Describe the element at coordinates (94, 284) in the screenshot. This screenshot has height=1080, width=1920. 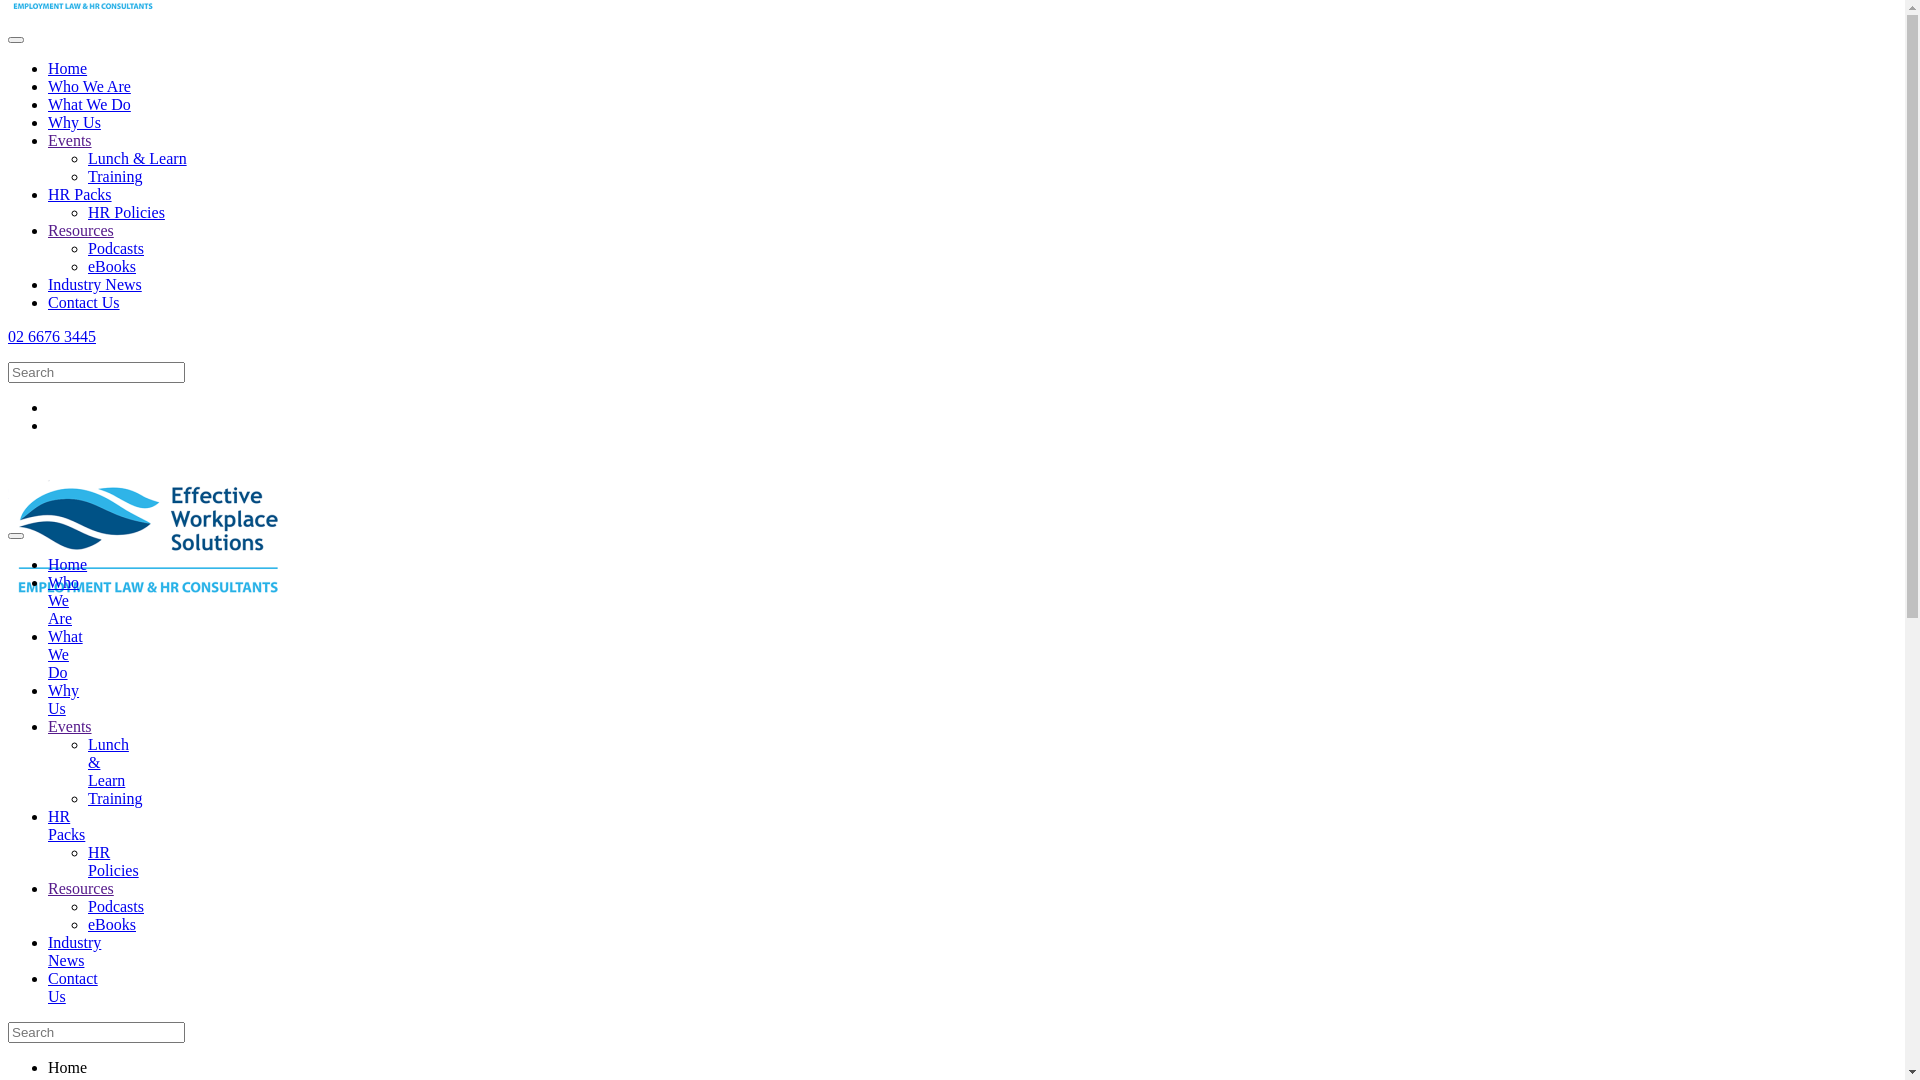
I see `'Industry News'` at that location.